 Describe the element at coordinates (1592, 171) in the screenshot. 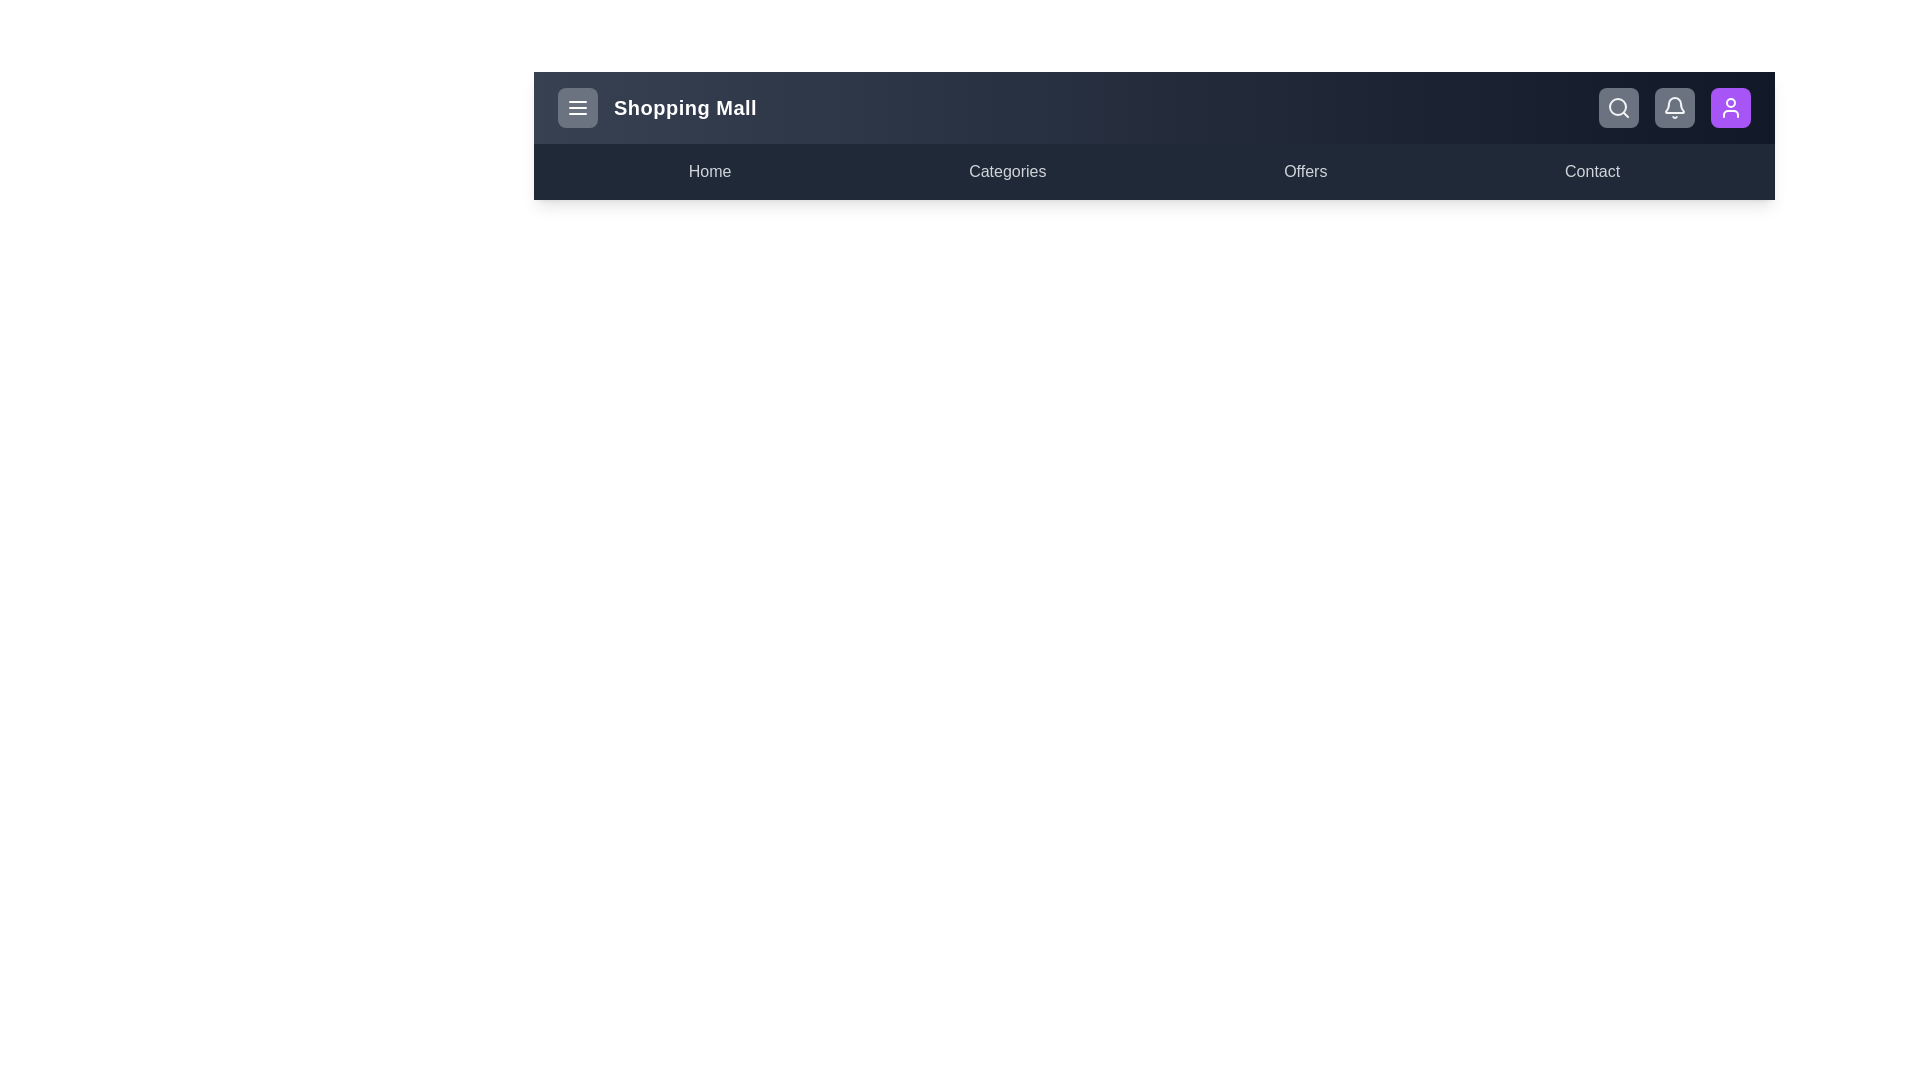

I see `the menu item Contact` at that location.